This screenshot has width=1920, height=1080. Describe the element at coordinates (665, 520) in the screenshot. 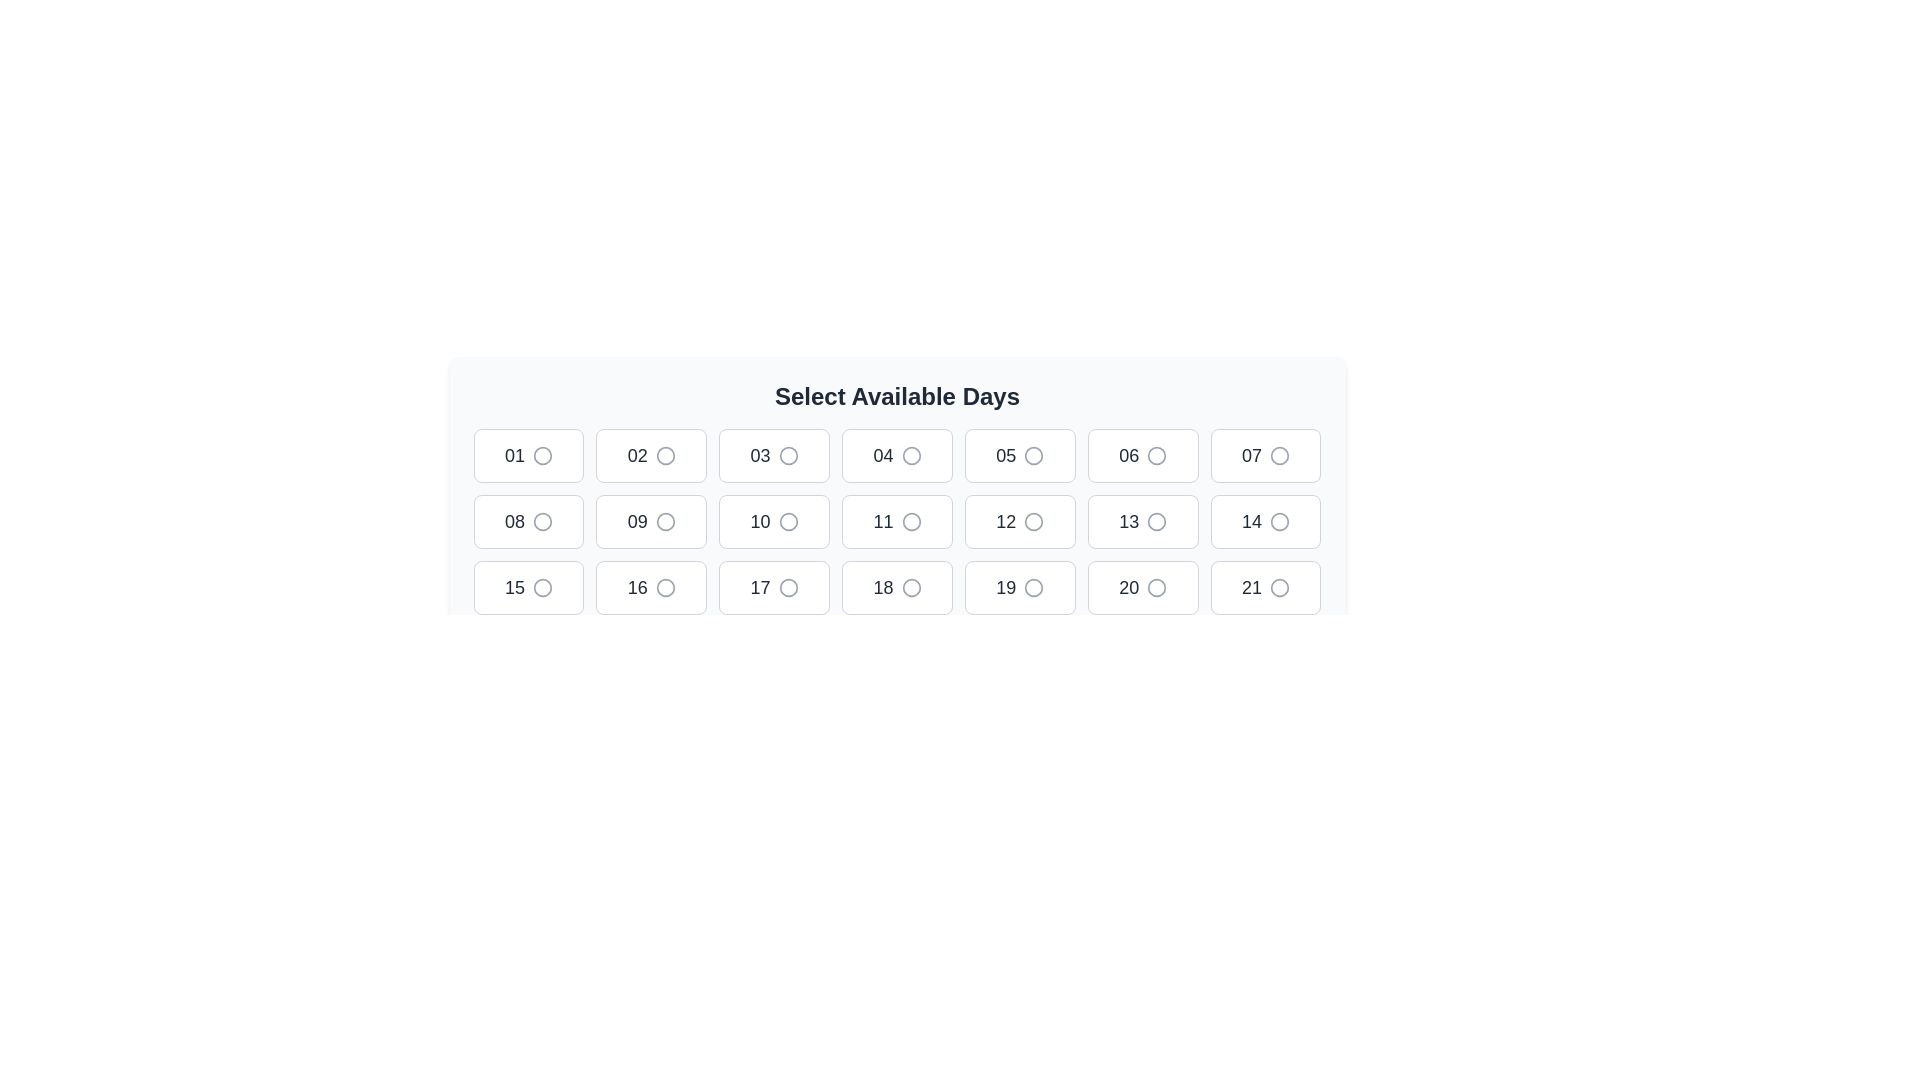

I see `the circular SVG icon with a thin gray border, located to the right of the numeral '09', in the second row and second column of the selectable day options grid` at that location.